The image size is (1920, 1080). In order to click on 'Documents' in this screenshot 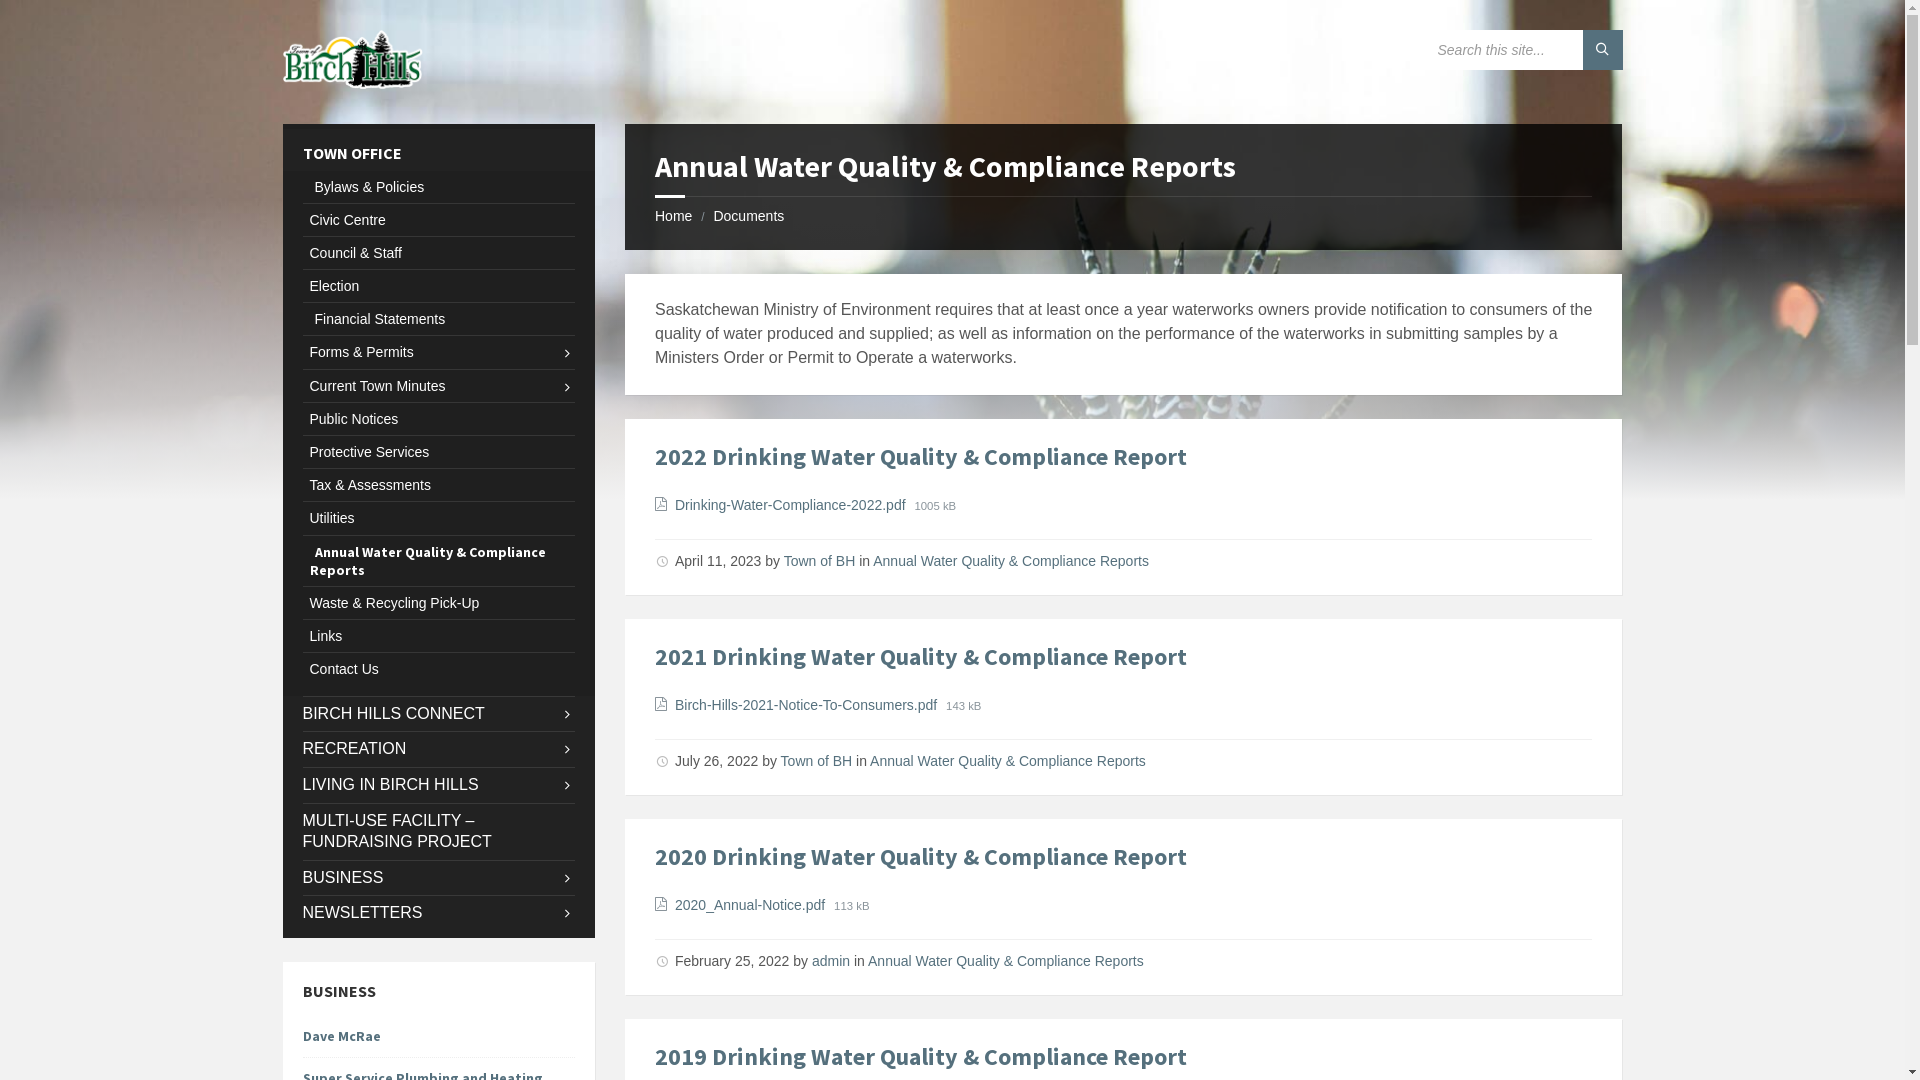, I will do `click(747, 216)`.